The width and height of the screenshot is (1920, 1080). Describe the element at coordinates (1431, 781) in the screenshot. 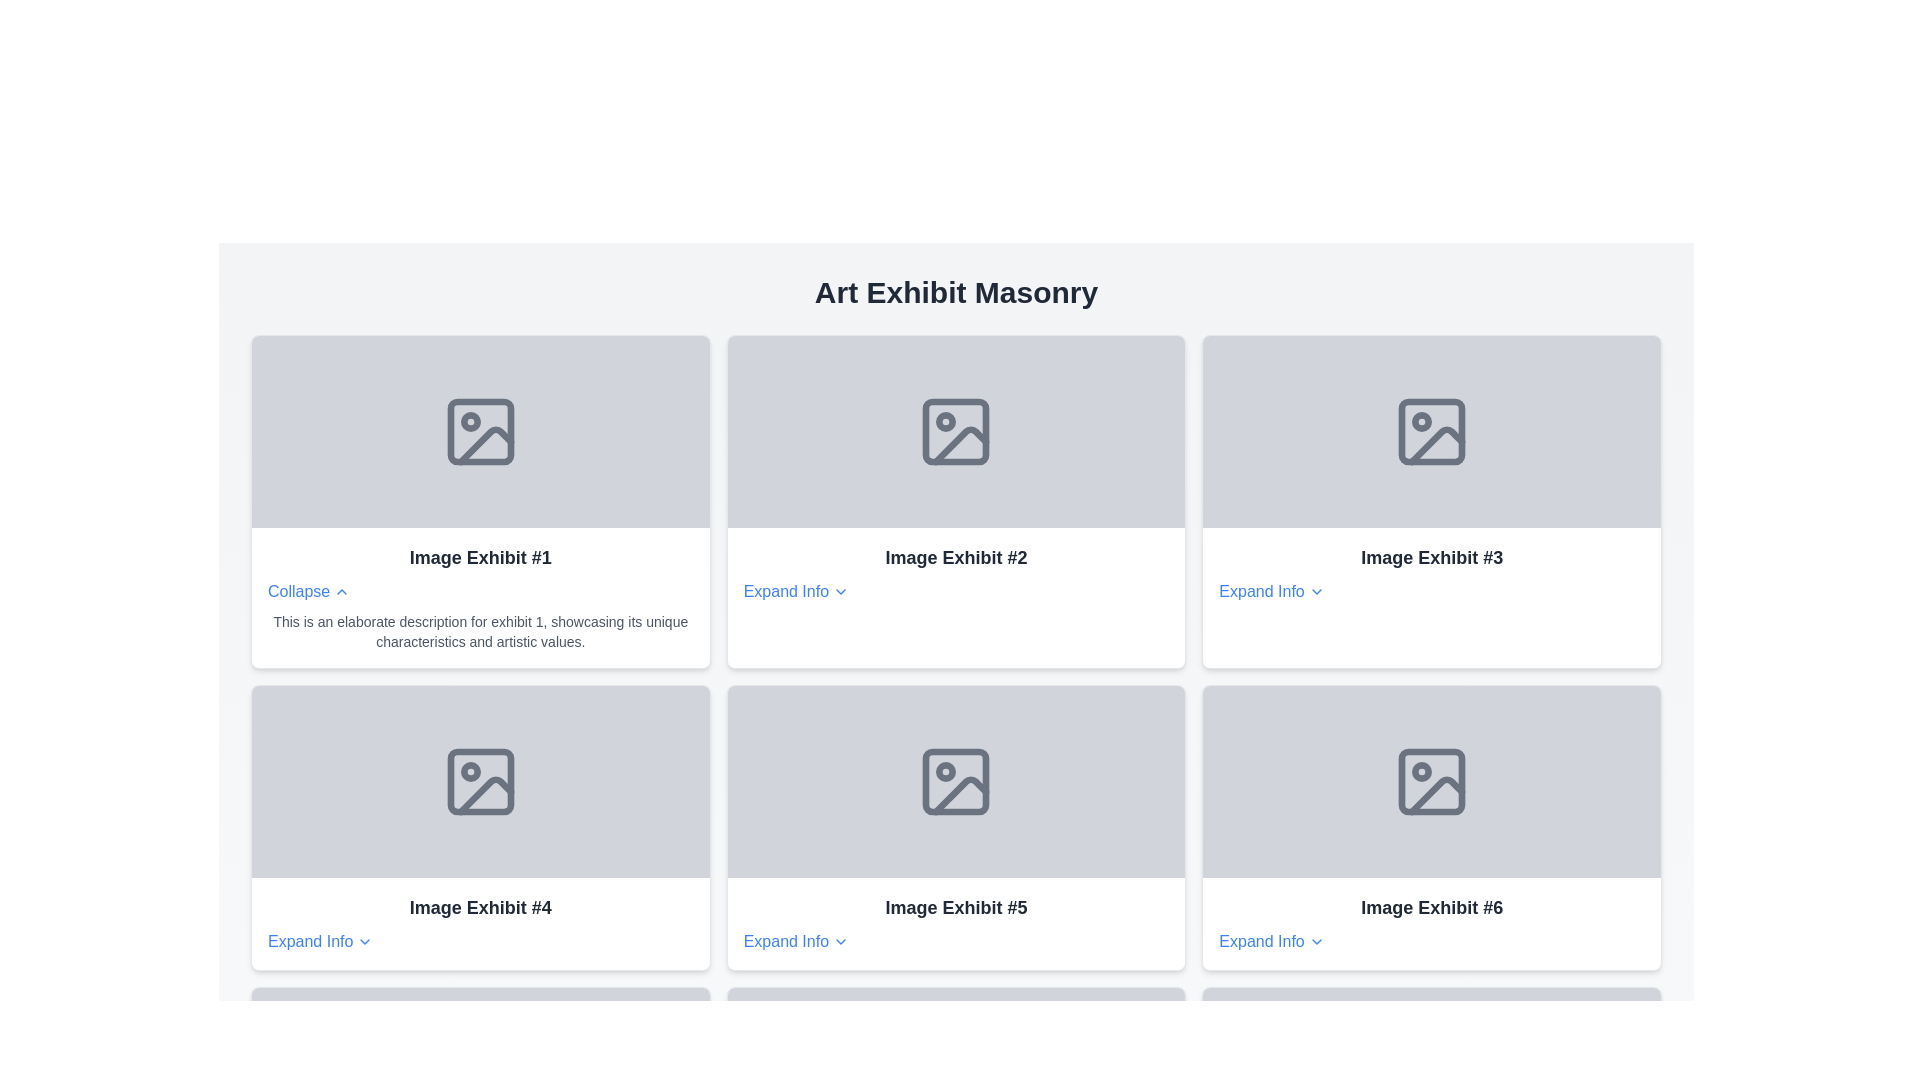

I see `the icon-like graphical component depicting an image placeholder located in the sixth card labeled 'Image Exhibit #6'` at that location.